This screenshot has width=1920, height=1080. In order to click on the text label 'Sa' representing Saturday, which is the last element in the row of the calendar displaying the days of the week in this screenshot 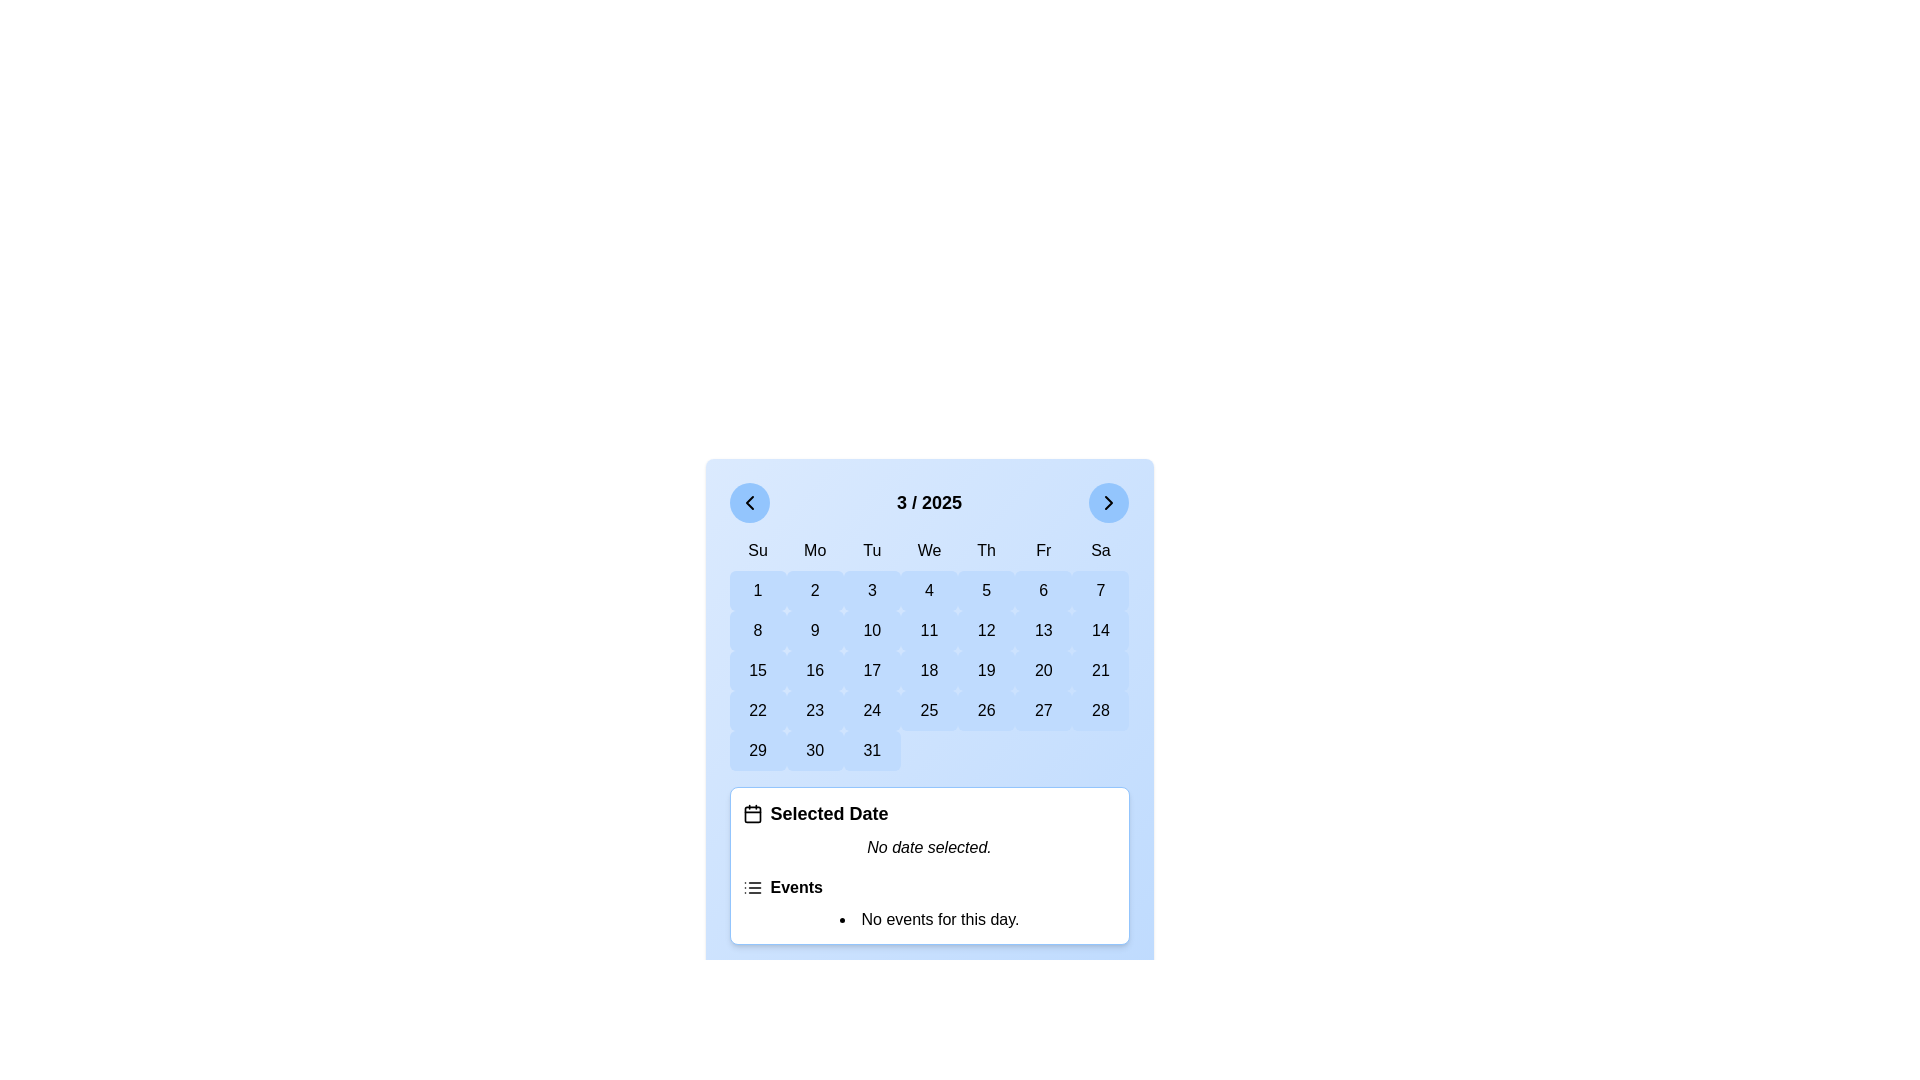, I will do `click(1099, 551)`.